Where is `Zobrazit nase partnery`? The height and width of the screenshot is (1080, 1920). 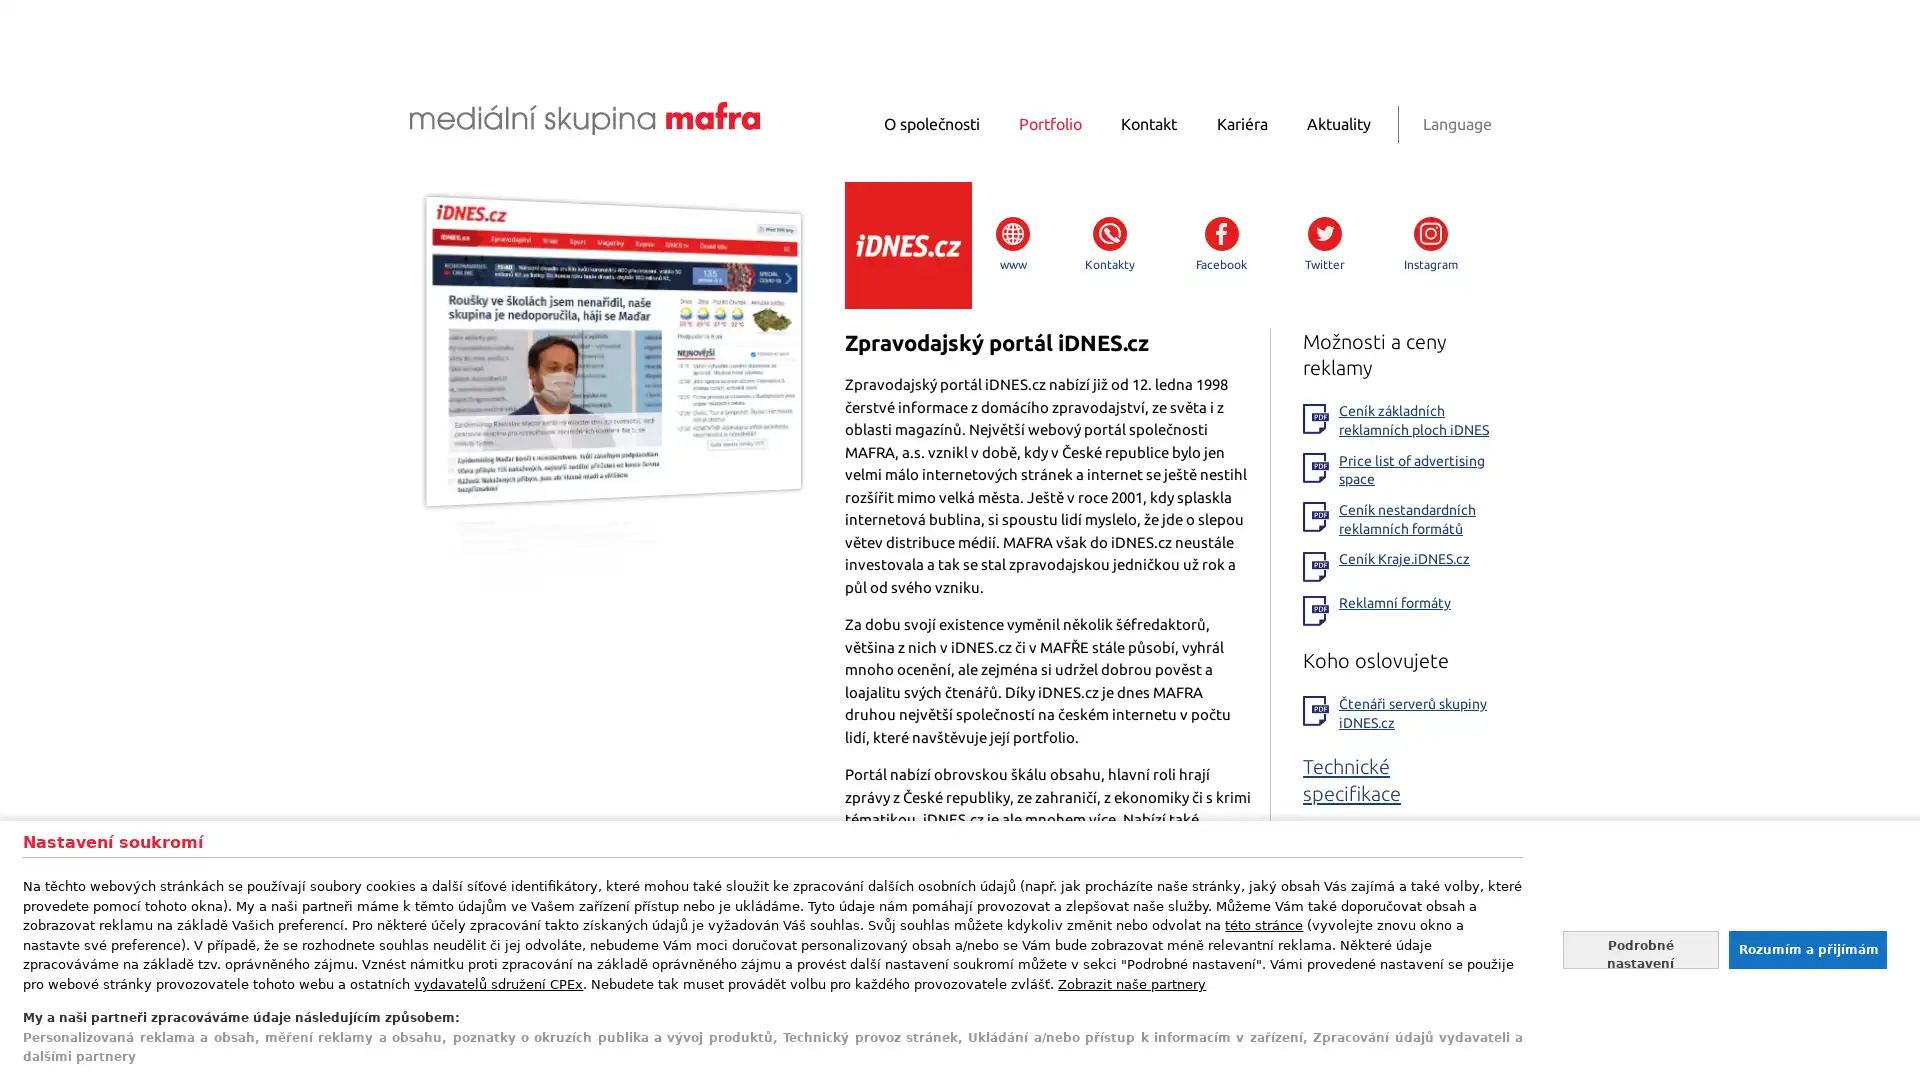
Zobrazit nase partnery is located at coordinates (1132, 982).